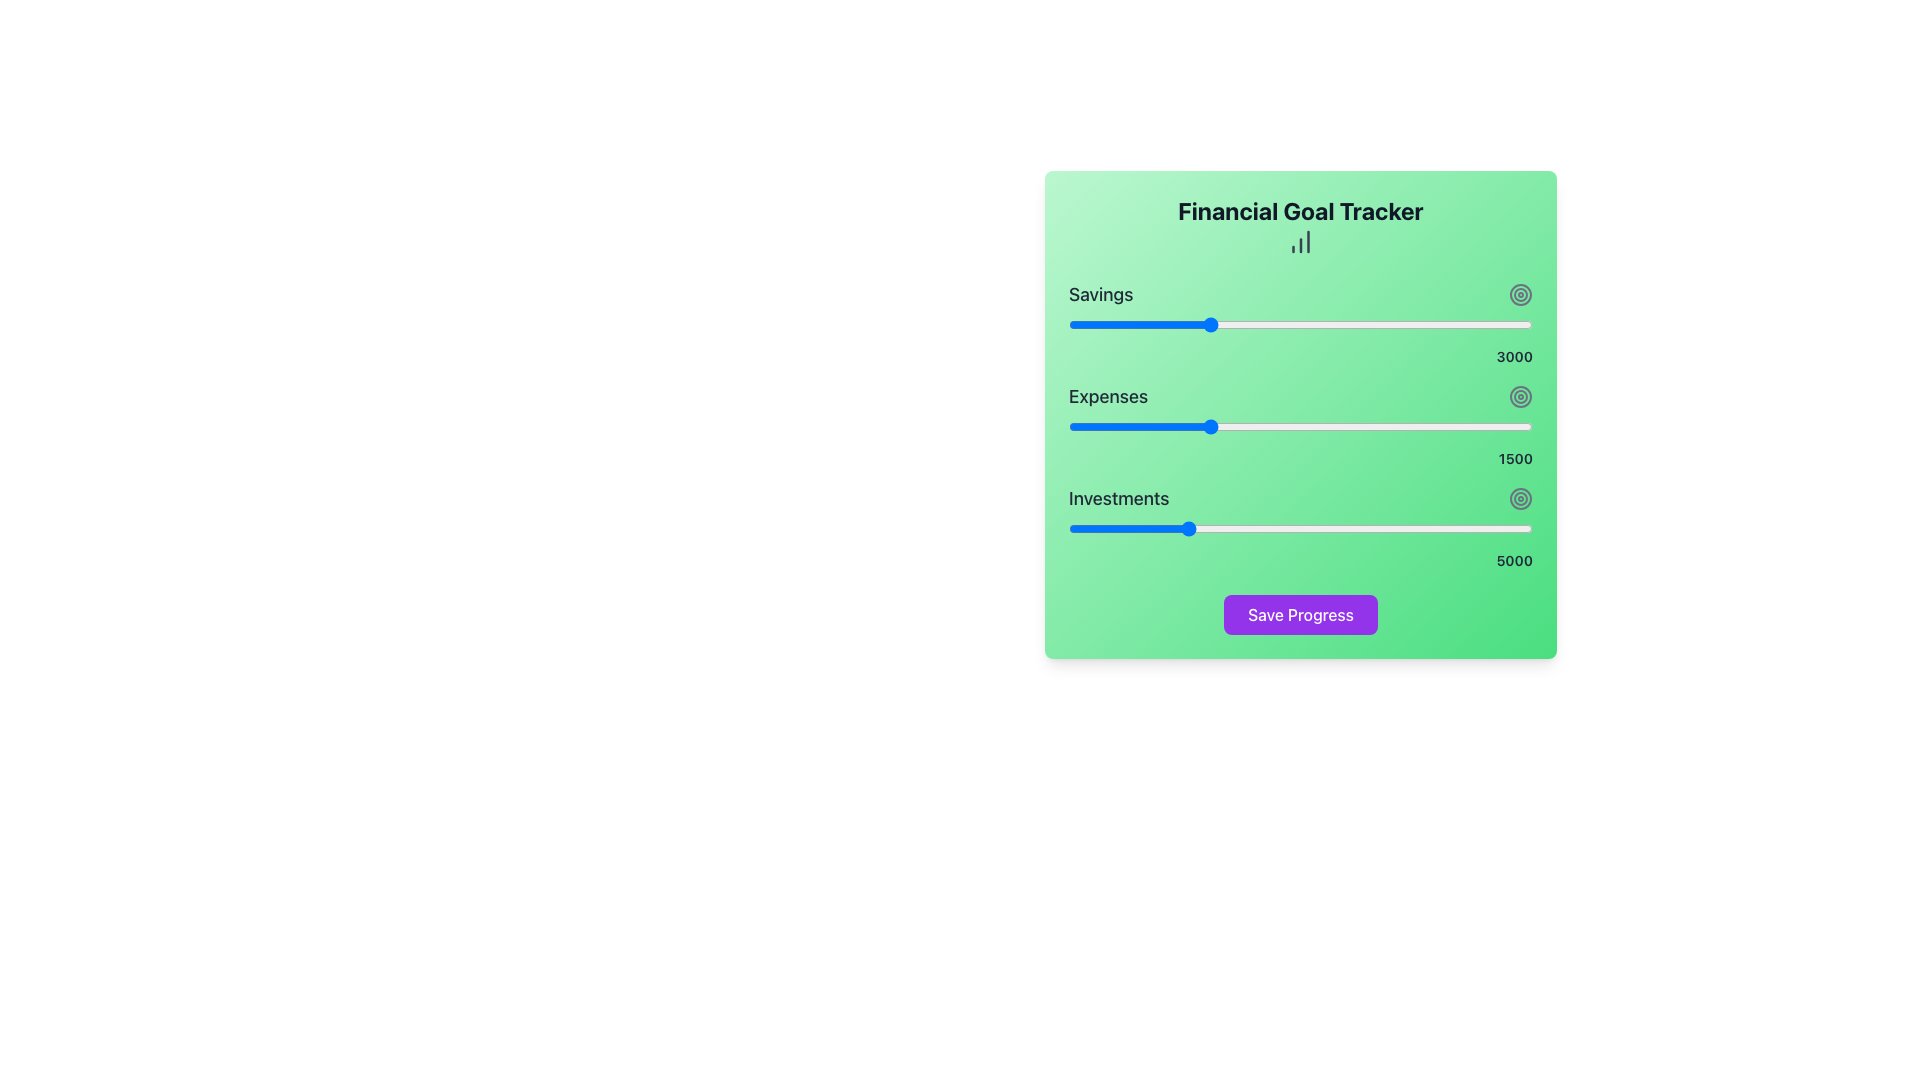  What do you see at coordinates (1255, 323) in the screenshot?
I see `the savings value` at bounding box center [1255, 323].